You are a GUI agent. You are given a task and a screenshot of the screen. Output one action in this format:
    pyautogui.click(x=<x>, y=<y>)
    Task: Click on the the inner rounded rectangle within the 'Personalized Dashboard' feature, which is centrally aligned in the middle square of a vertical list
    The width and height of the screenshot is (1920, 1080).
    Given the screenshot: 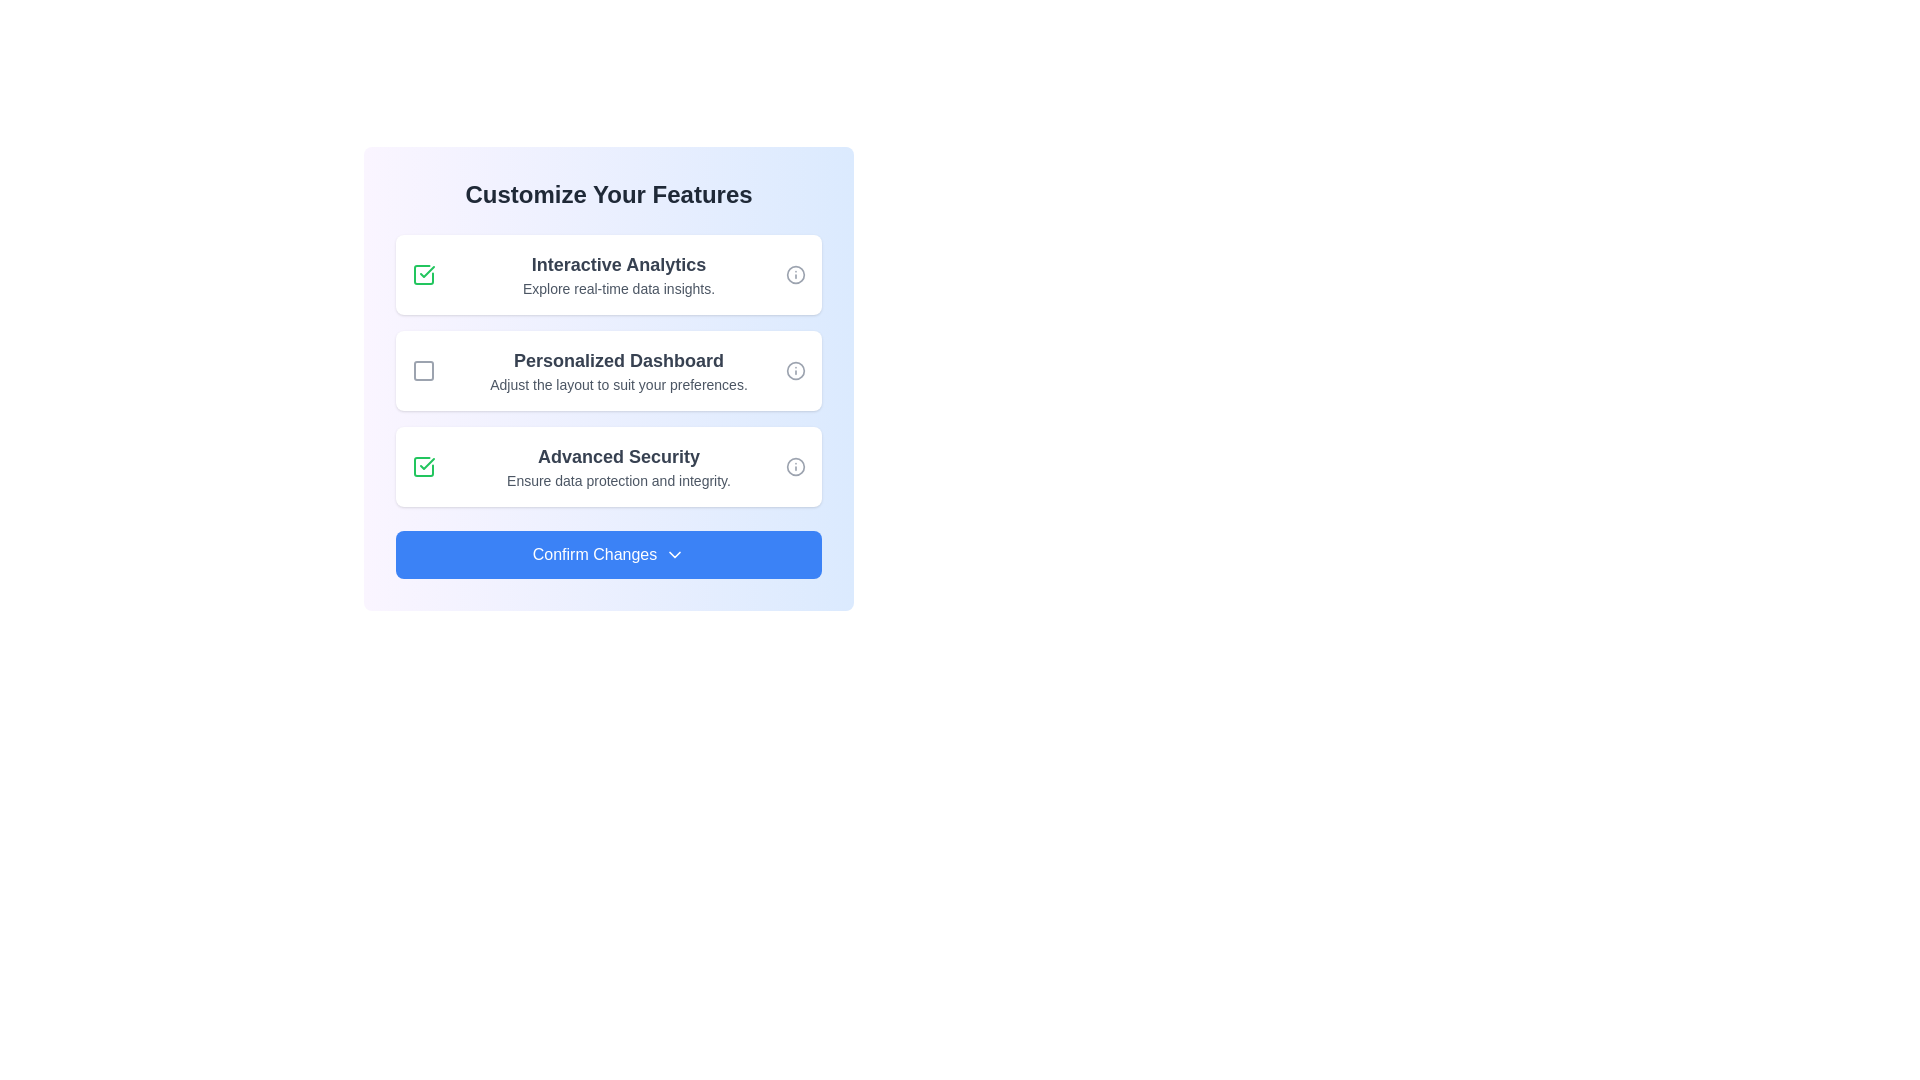 What is the action you would take?
    pyautogui.click(x=422, y=370)
    